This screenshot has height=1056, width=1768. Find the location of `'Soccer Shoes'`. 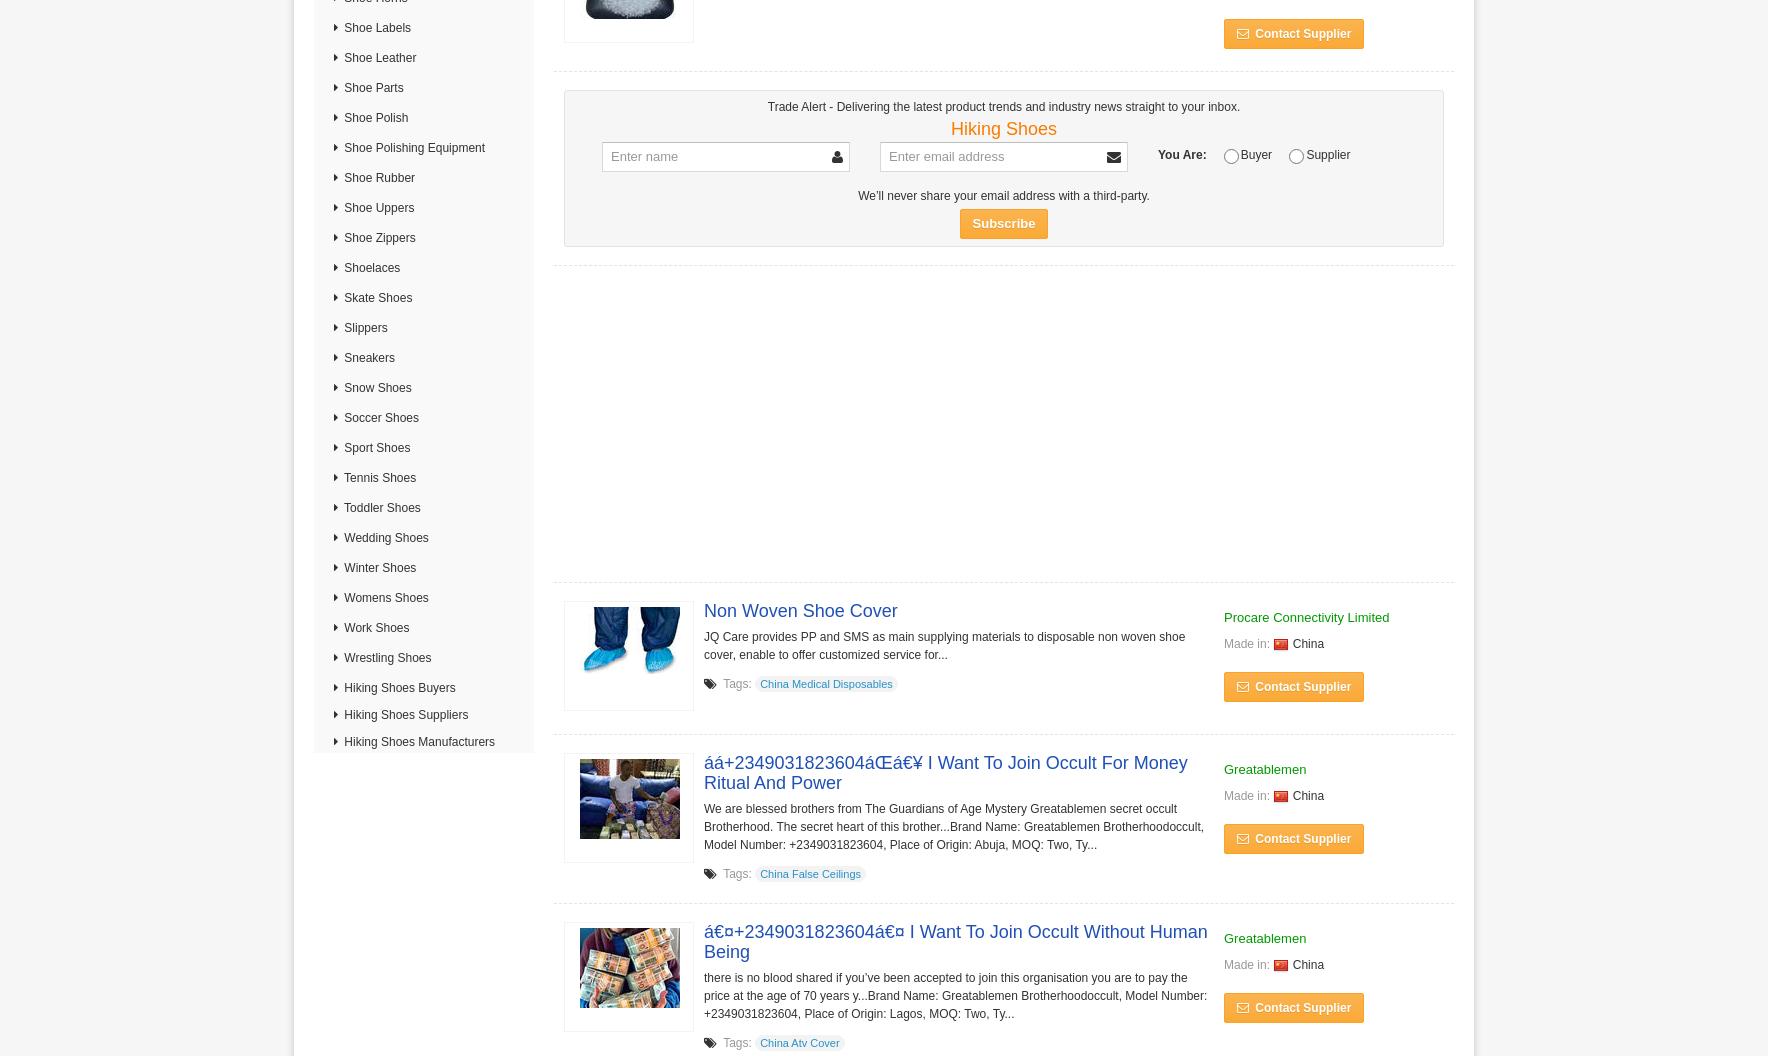

'Soccer Shoes' is located at coordinates (379, 417).